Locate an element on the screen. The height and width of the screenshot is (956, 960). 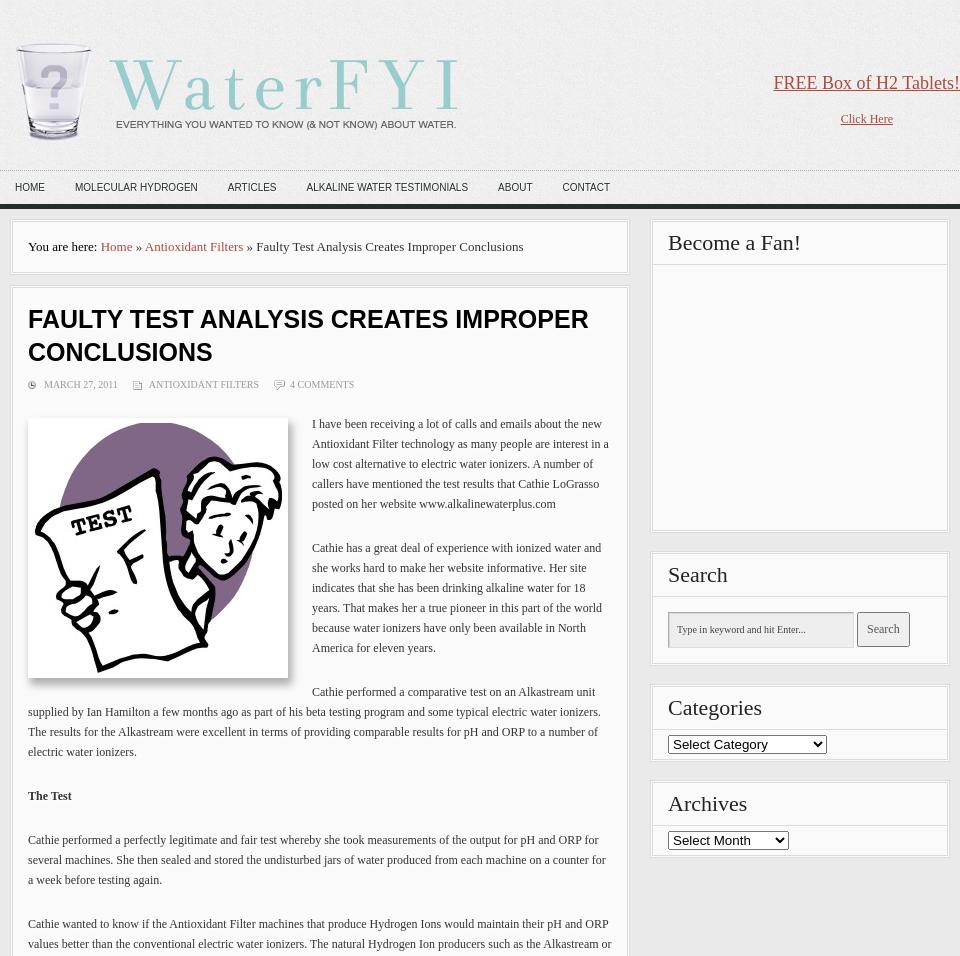
'Cathie performed a comparative test on an Alkastream unit supplied by Ian Hamilton a few months ago as part of his beta testing program and some typical electric water ionizers. The results for the Alkastream  were excellent in terms of providing comparable results for pH and ORP to a number of electric water ionizers.' is located at coordinates (314, 720).